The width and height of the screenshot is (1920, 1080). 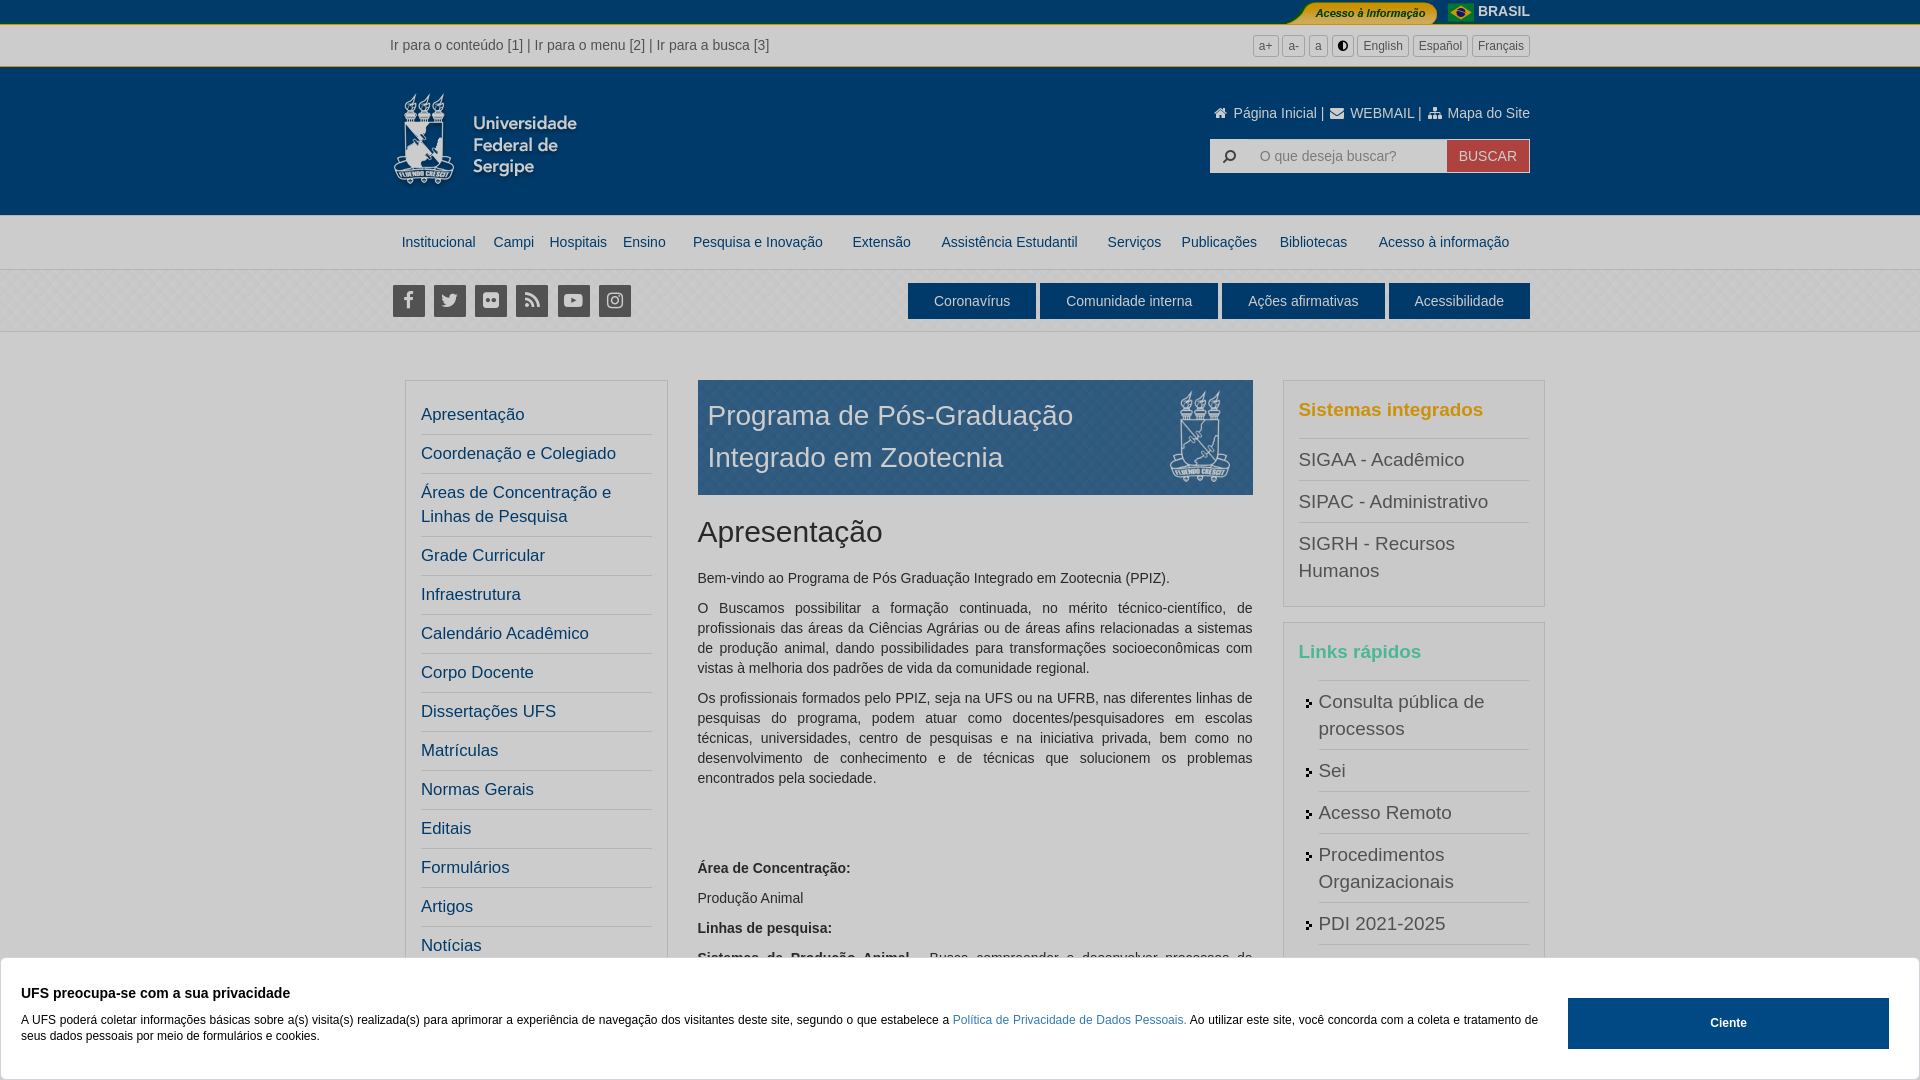 I want to click on 'Instagram', so click(x=613, y=300).